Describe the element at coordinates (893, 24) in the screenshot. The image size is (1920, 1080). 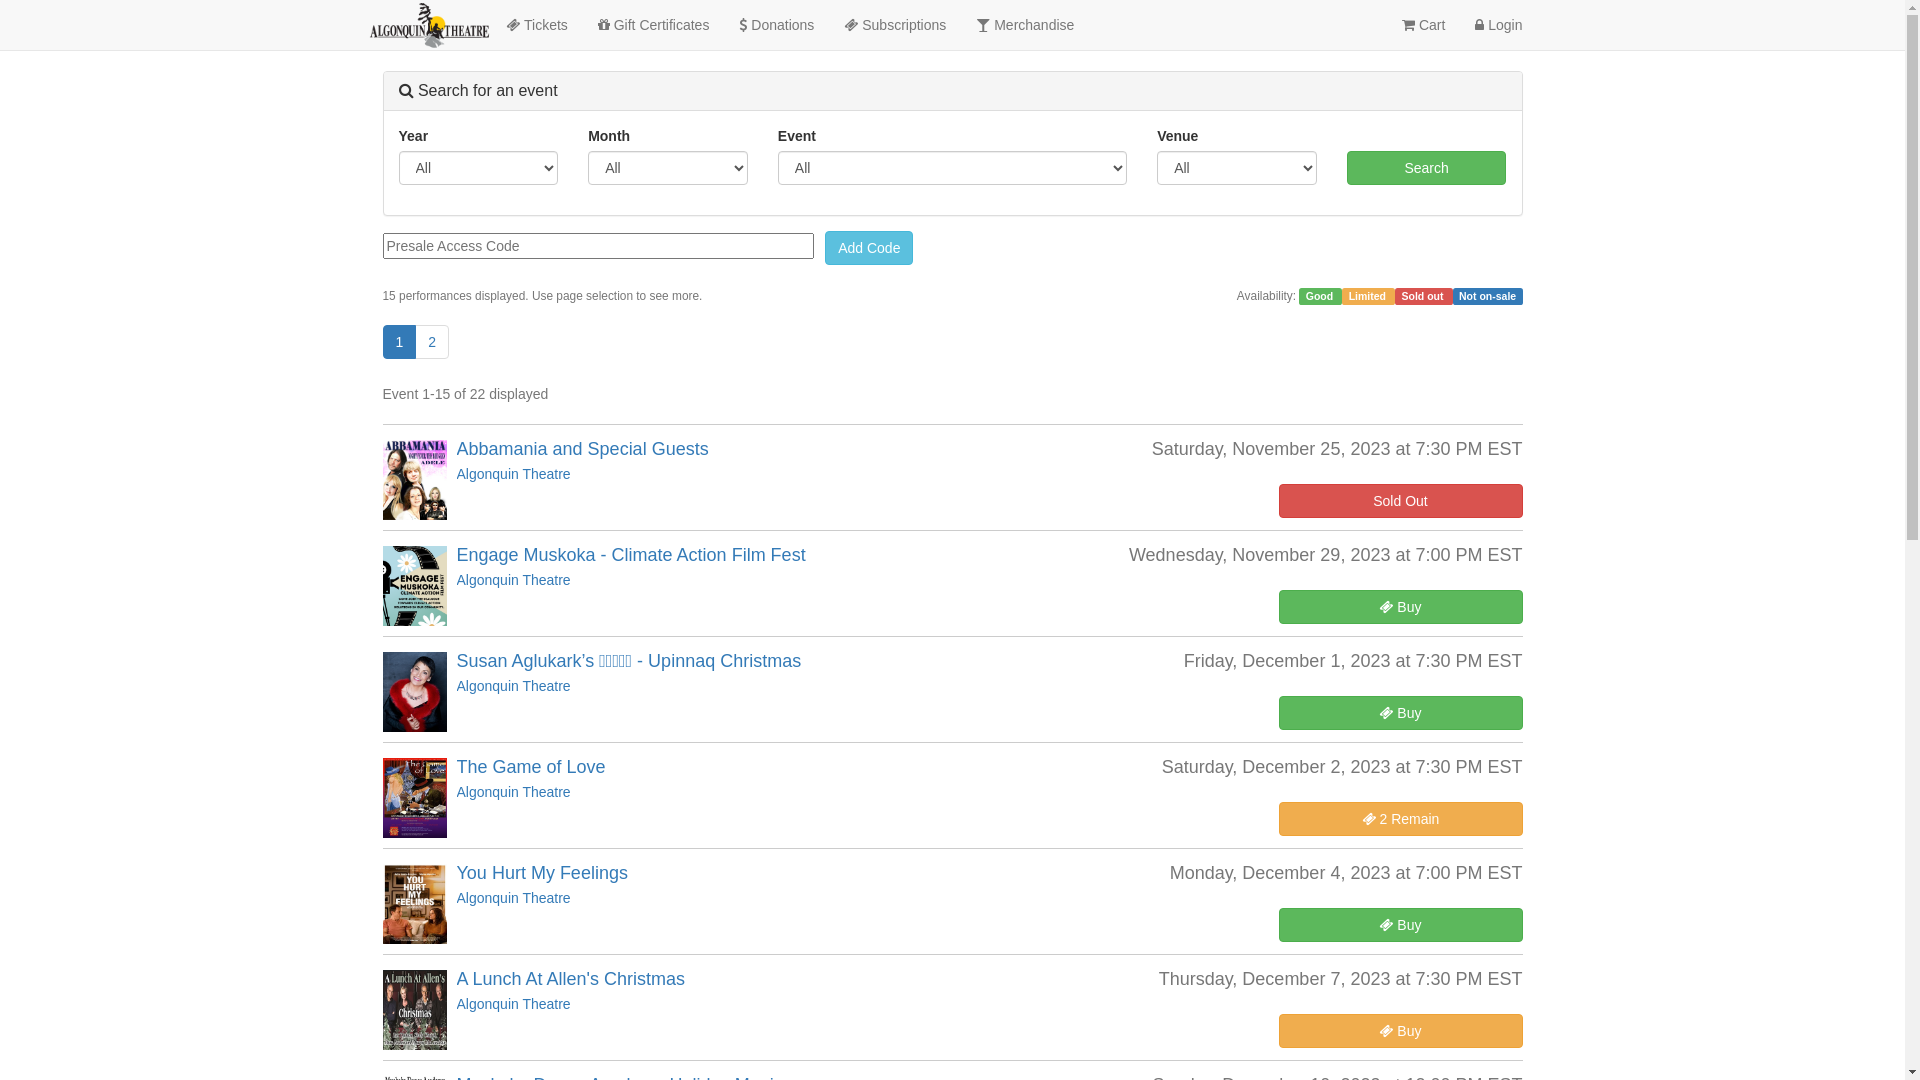
I see `'Subscriptions'` at that location.